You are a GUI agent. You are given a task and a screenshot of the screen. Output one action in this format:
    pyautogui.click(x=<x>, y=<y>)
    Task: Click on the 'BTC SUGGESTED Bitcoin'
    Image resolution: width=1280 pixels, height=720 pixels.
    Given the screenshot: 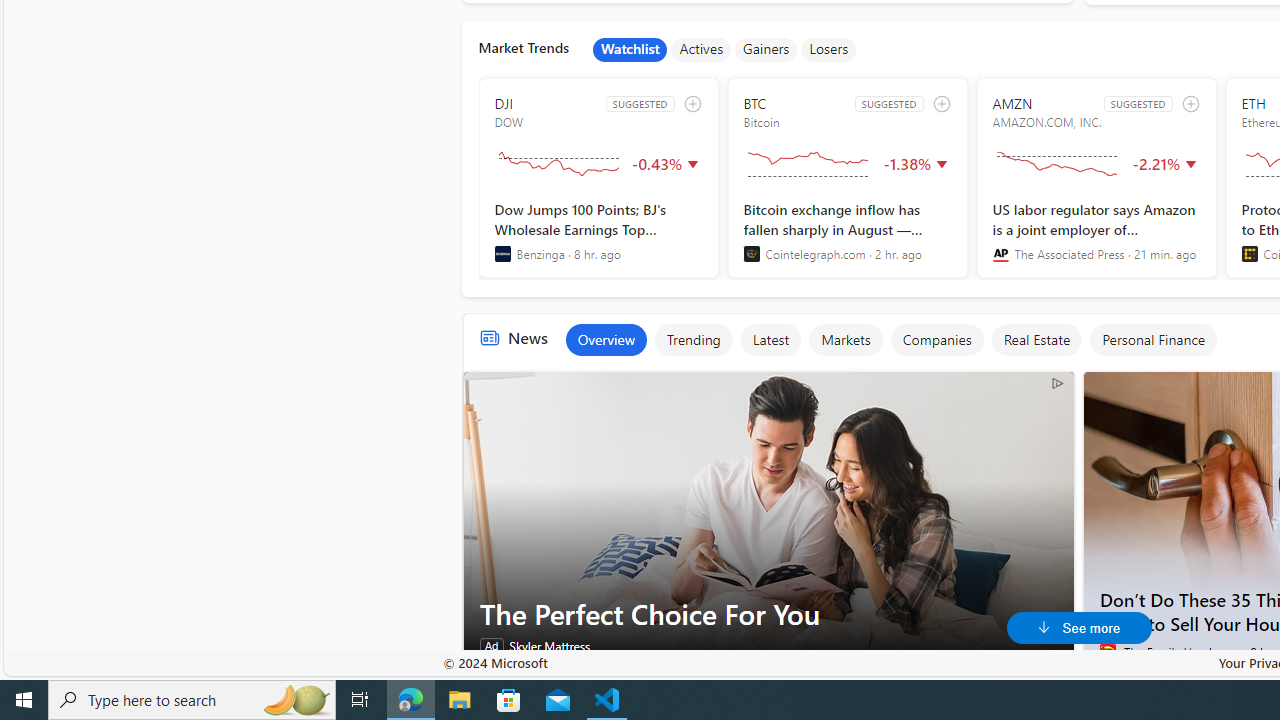 What is the action you would take?
    pyautogui.click(x=847, y=177)
    